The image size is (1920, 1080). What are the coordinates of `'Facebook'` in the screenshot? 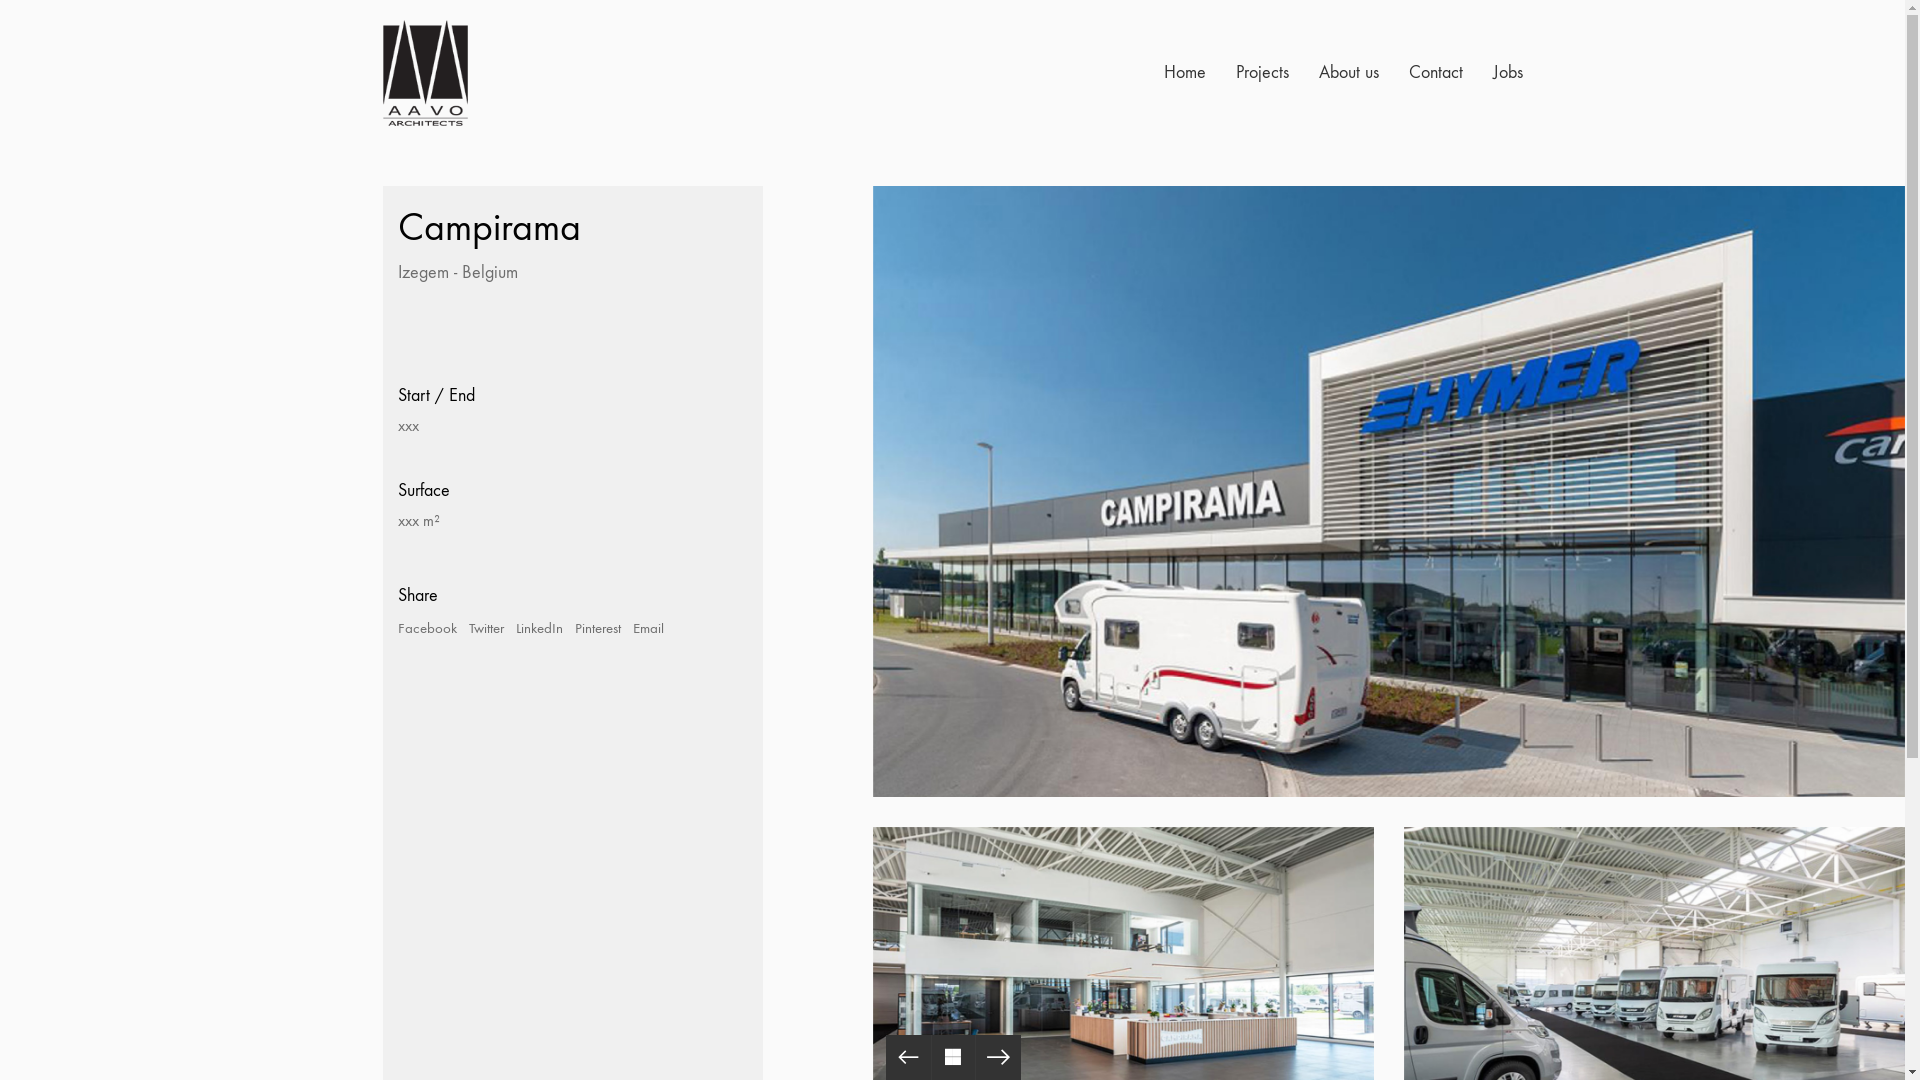 It's located at (426, 627).